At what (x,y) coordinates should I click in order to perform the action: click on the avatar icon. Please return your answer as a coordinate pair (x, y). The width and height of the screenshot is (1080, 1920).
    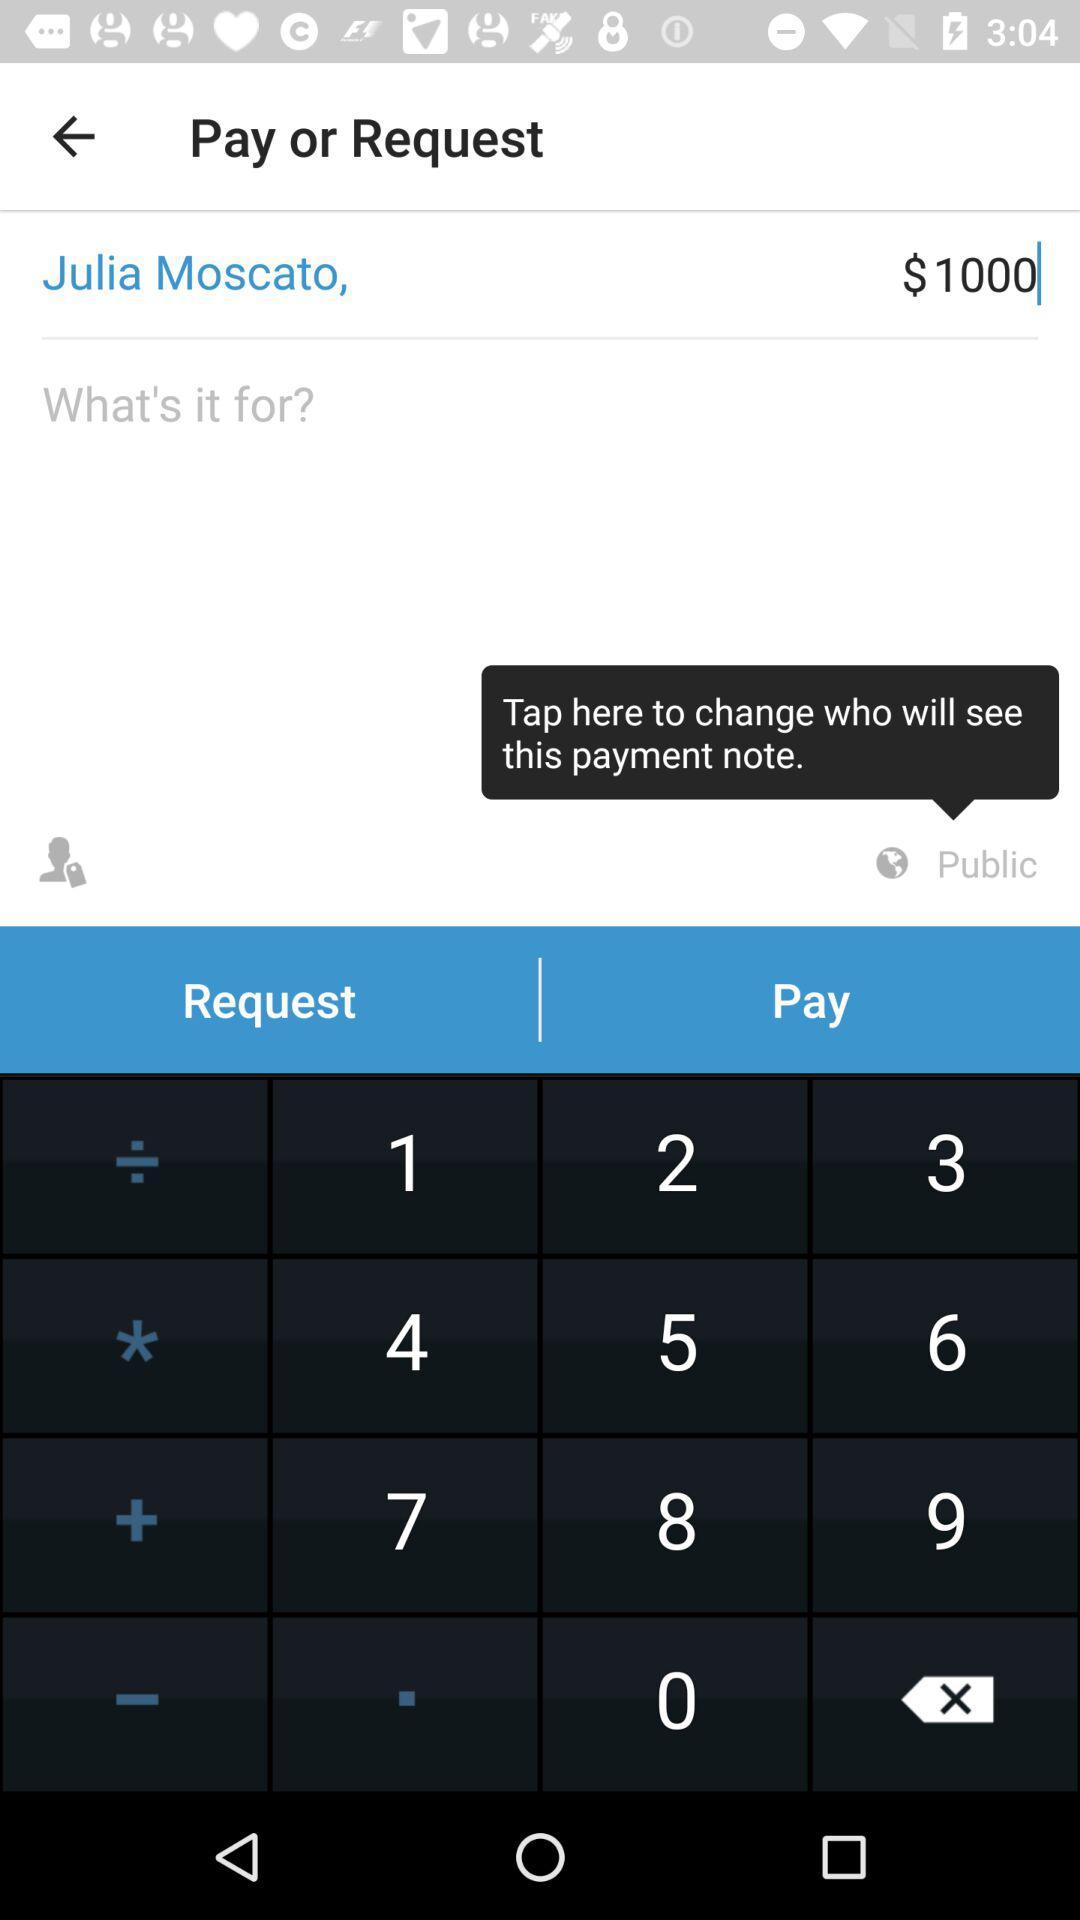
    Looking at the image, I should click on (61, 863).